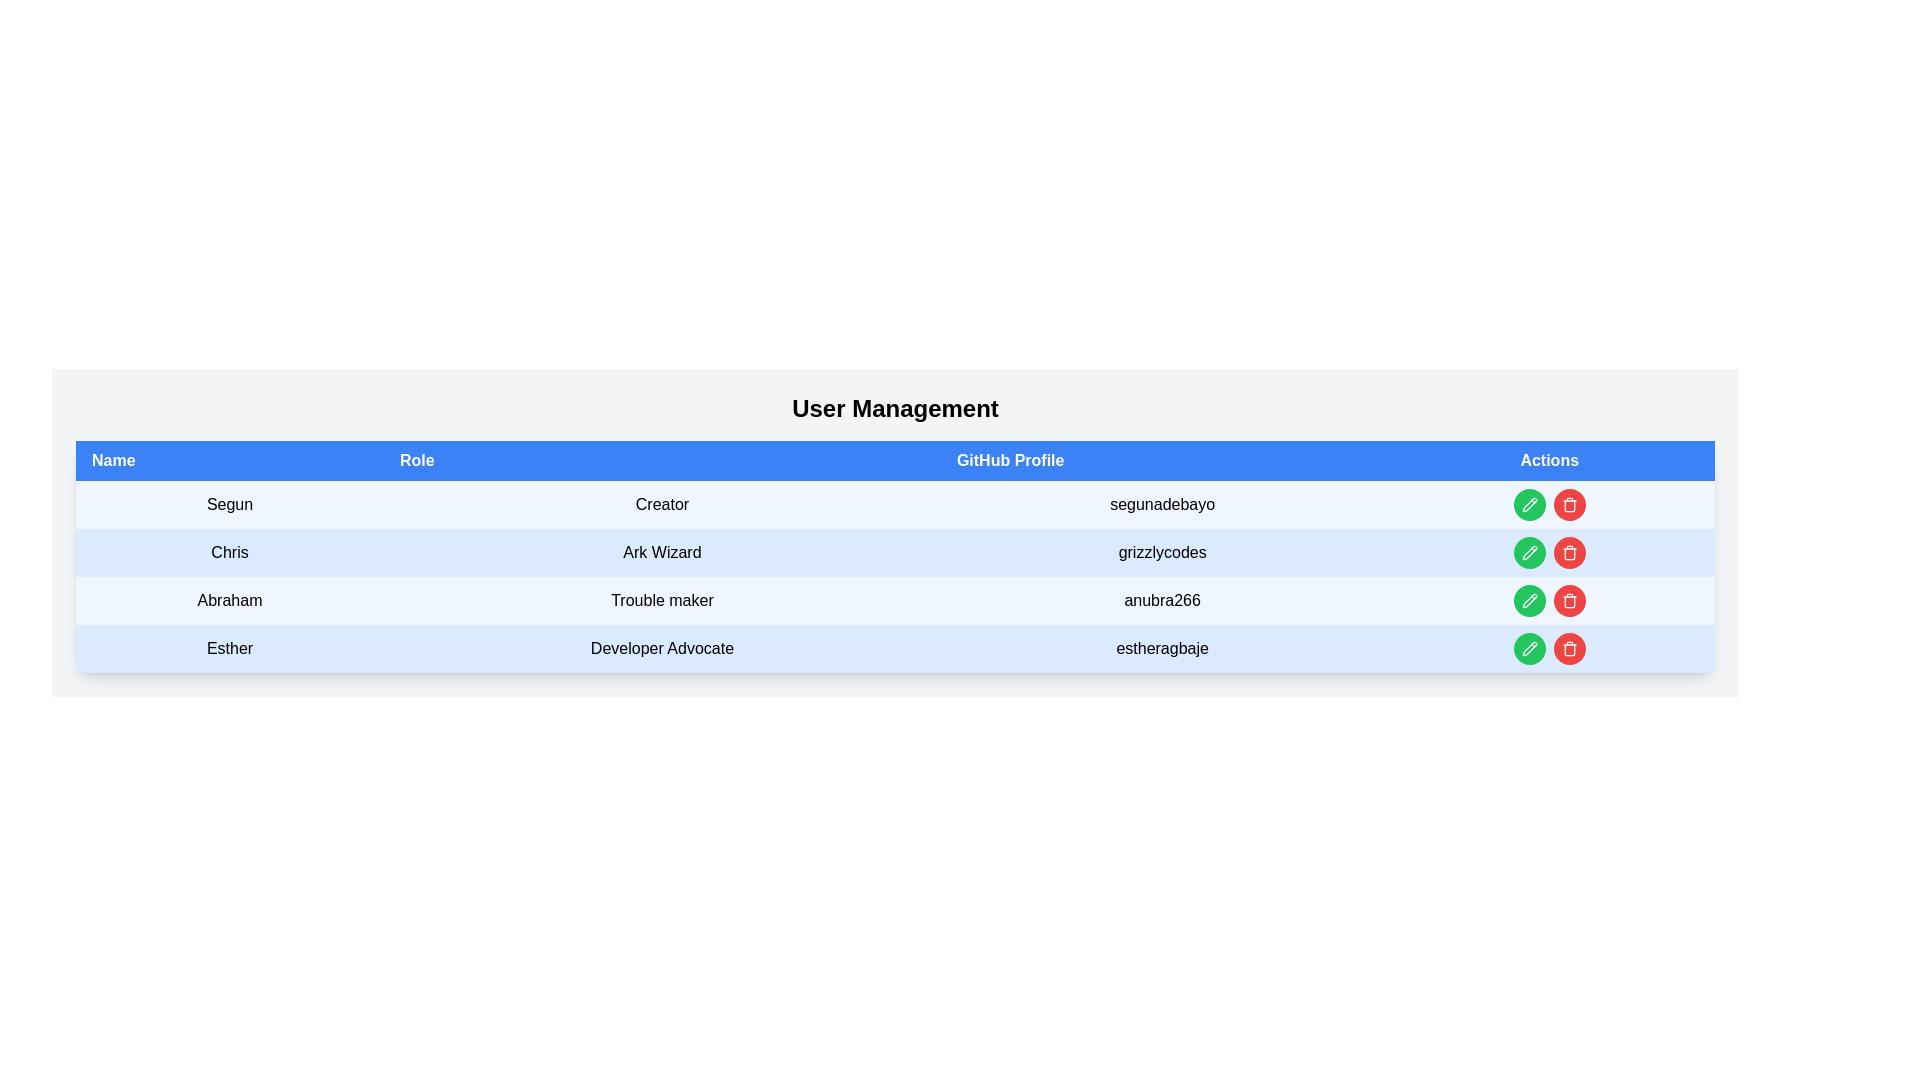  Describe the element at coordinates (1568, 504) in the screenshot. I see `the red circular delete button with a trash can icon located in the 'Actions' column of the User Management table` at that location.